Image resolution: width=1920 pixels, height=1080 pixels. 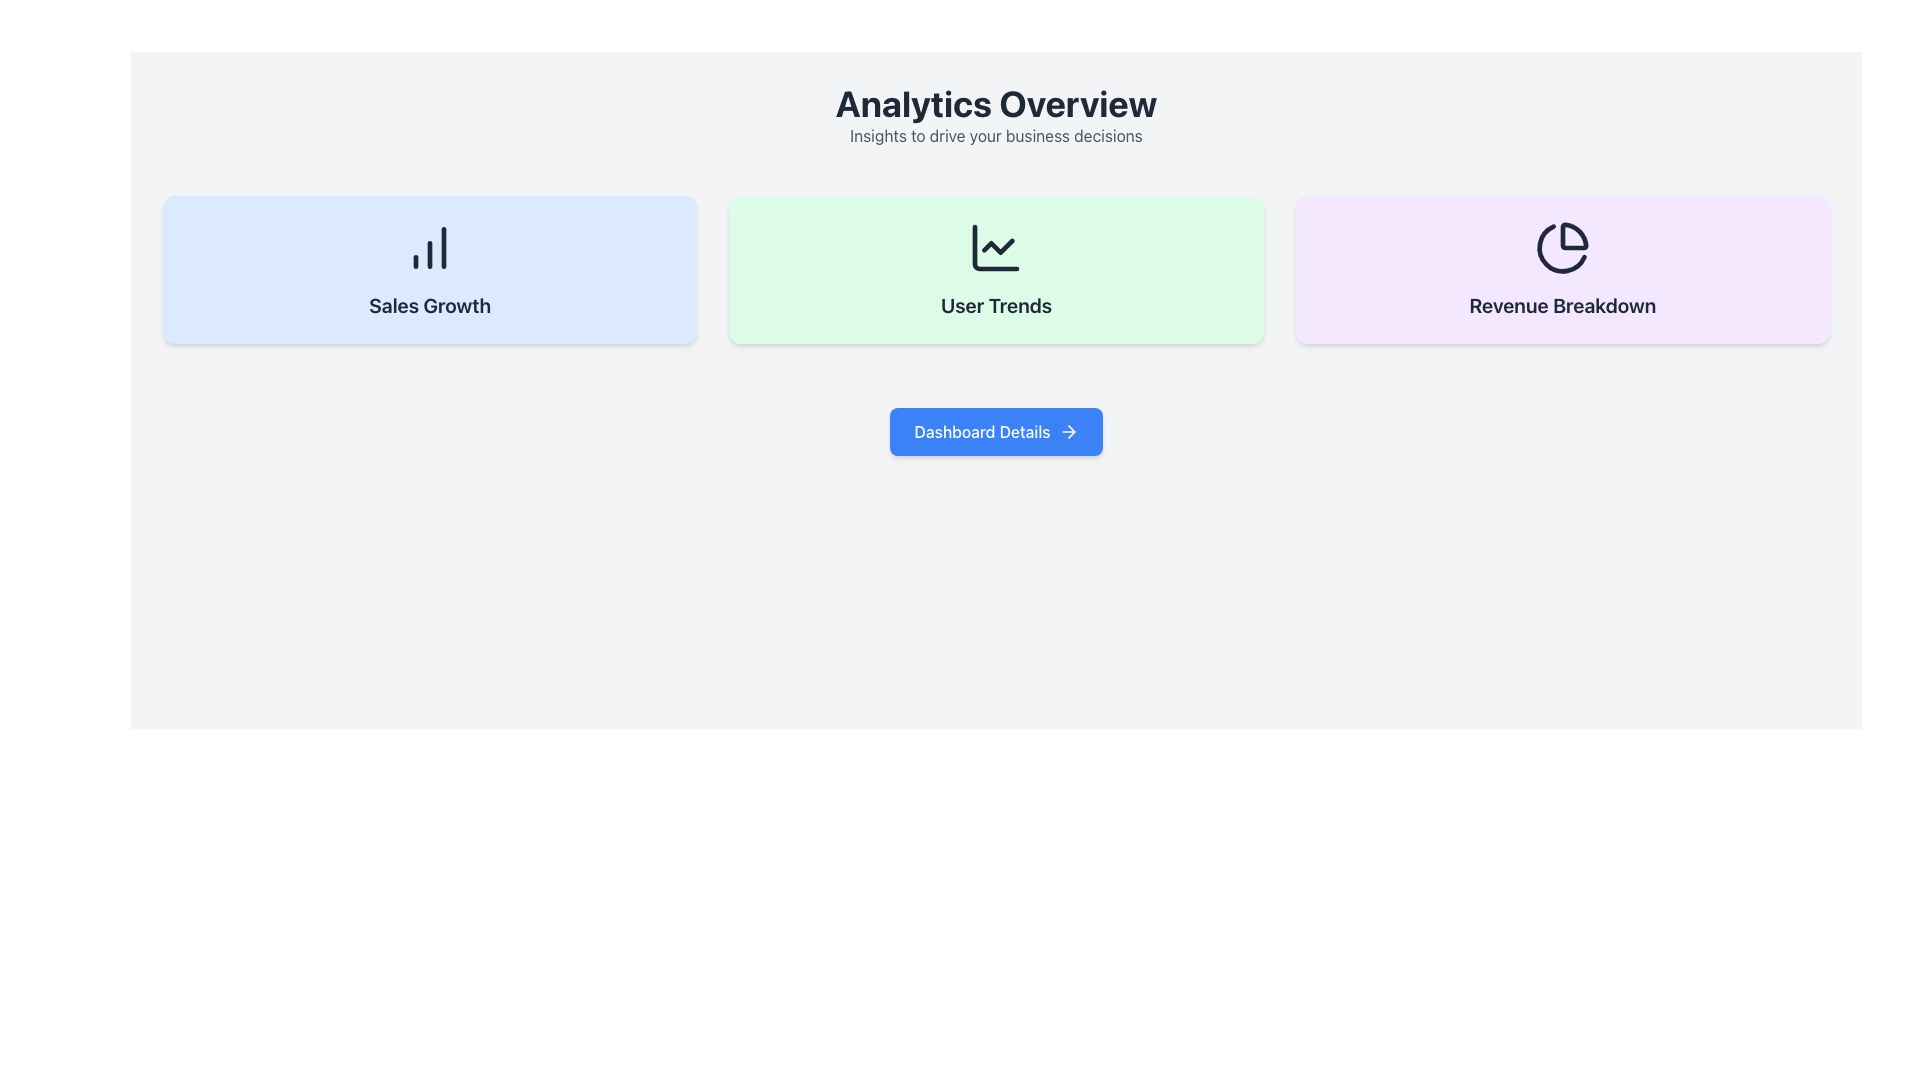 I want to click on the Text Label that describes the content of the purple card containing revenue data, located at the lower segment of the third card in a horizontal set of three cards, so click(x=1561, y=305).